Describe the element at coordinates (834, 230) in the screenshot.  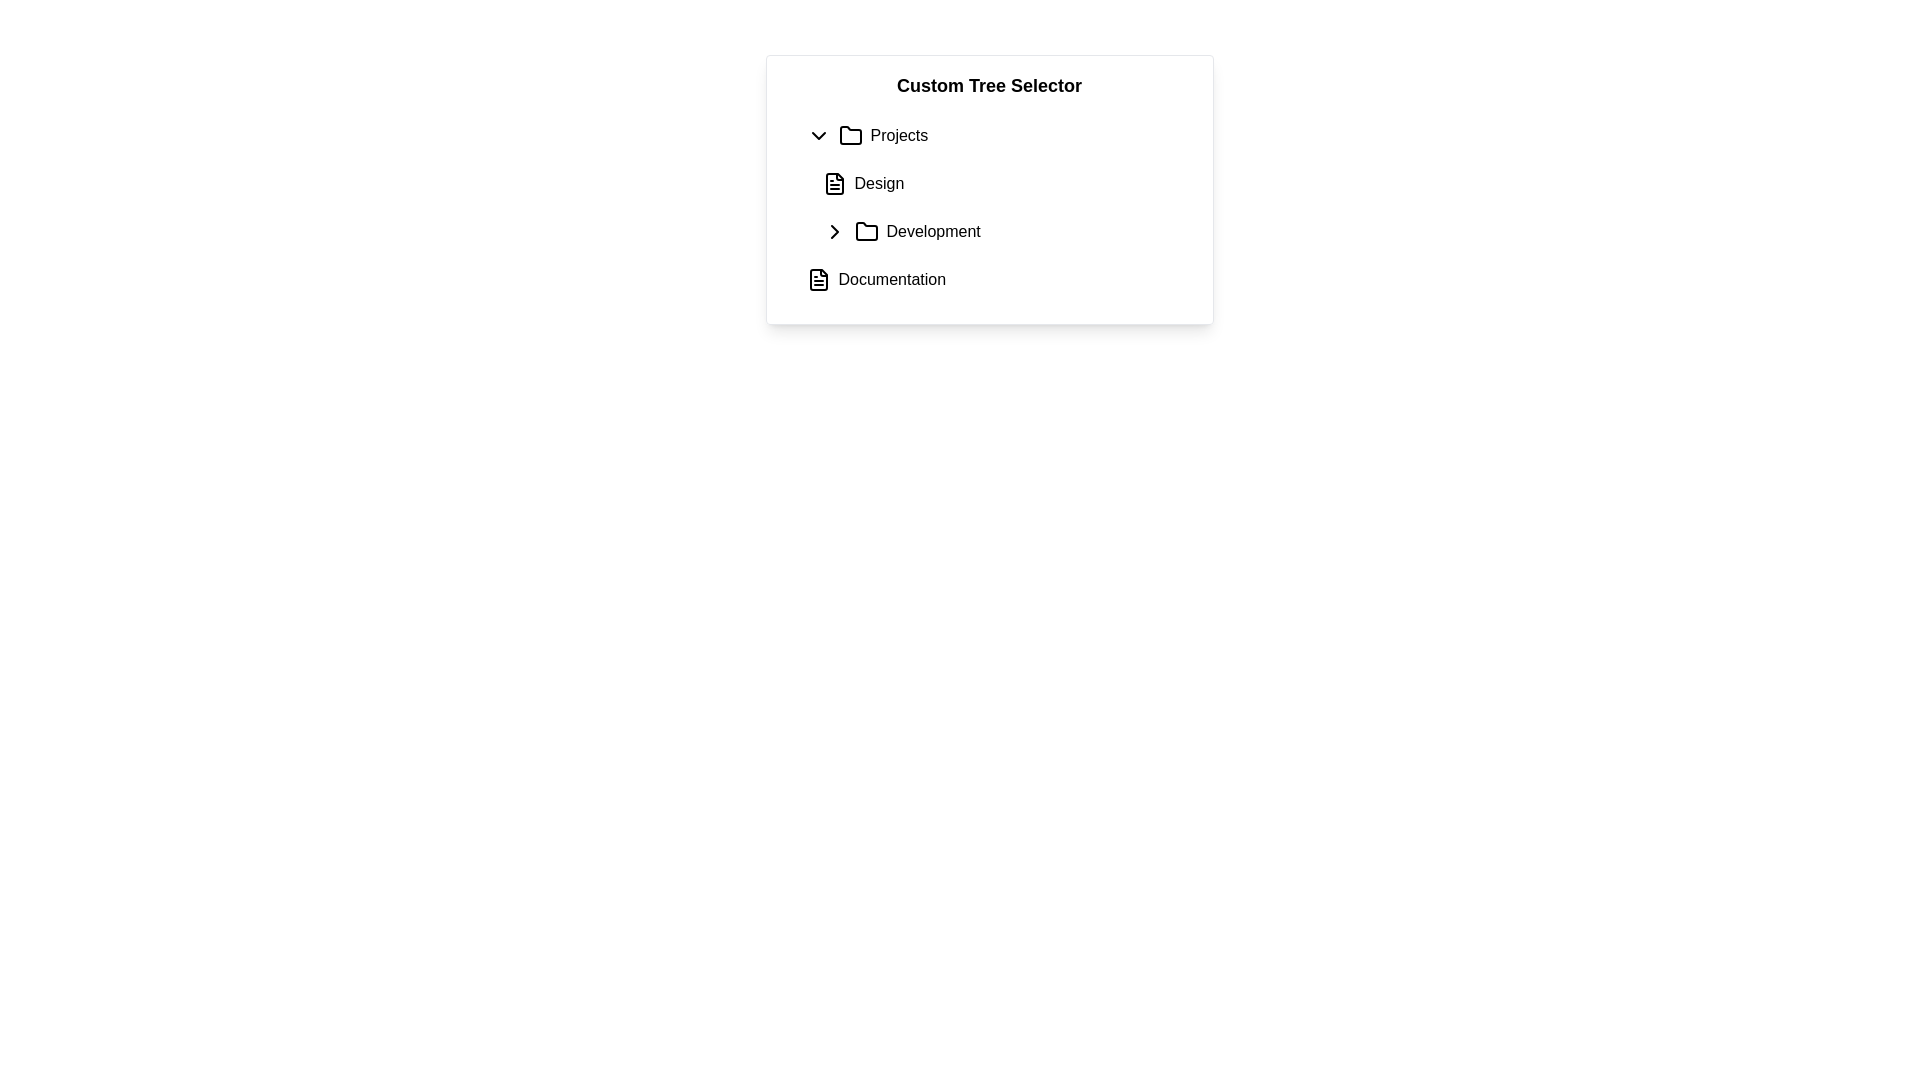
I see `the navigation icon for the 'Development' menu item` at that location.